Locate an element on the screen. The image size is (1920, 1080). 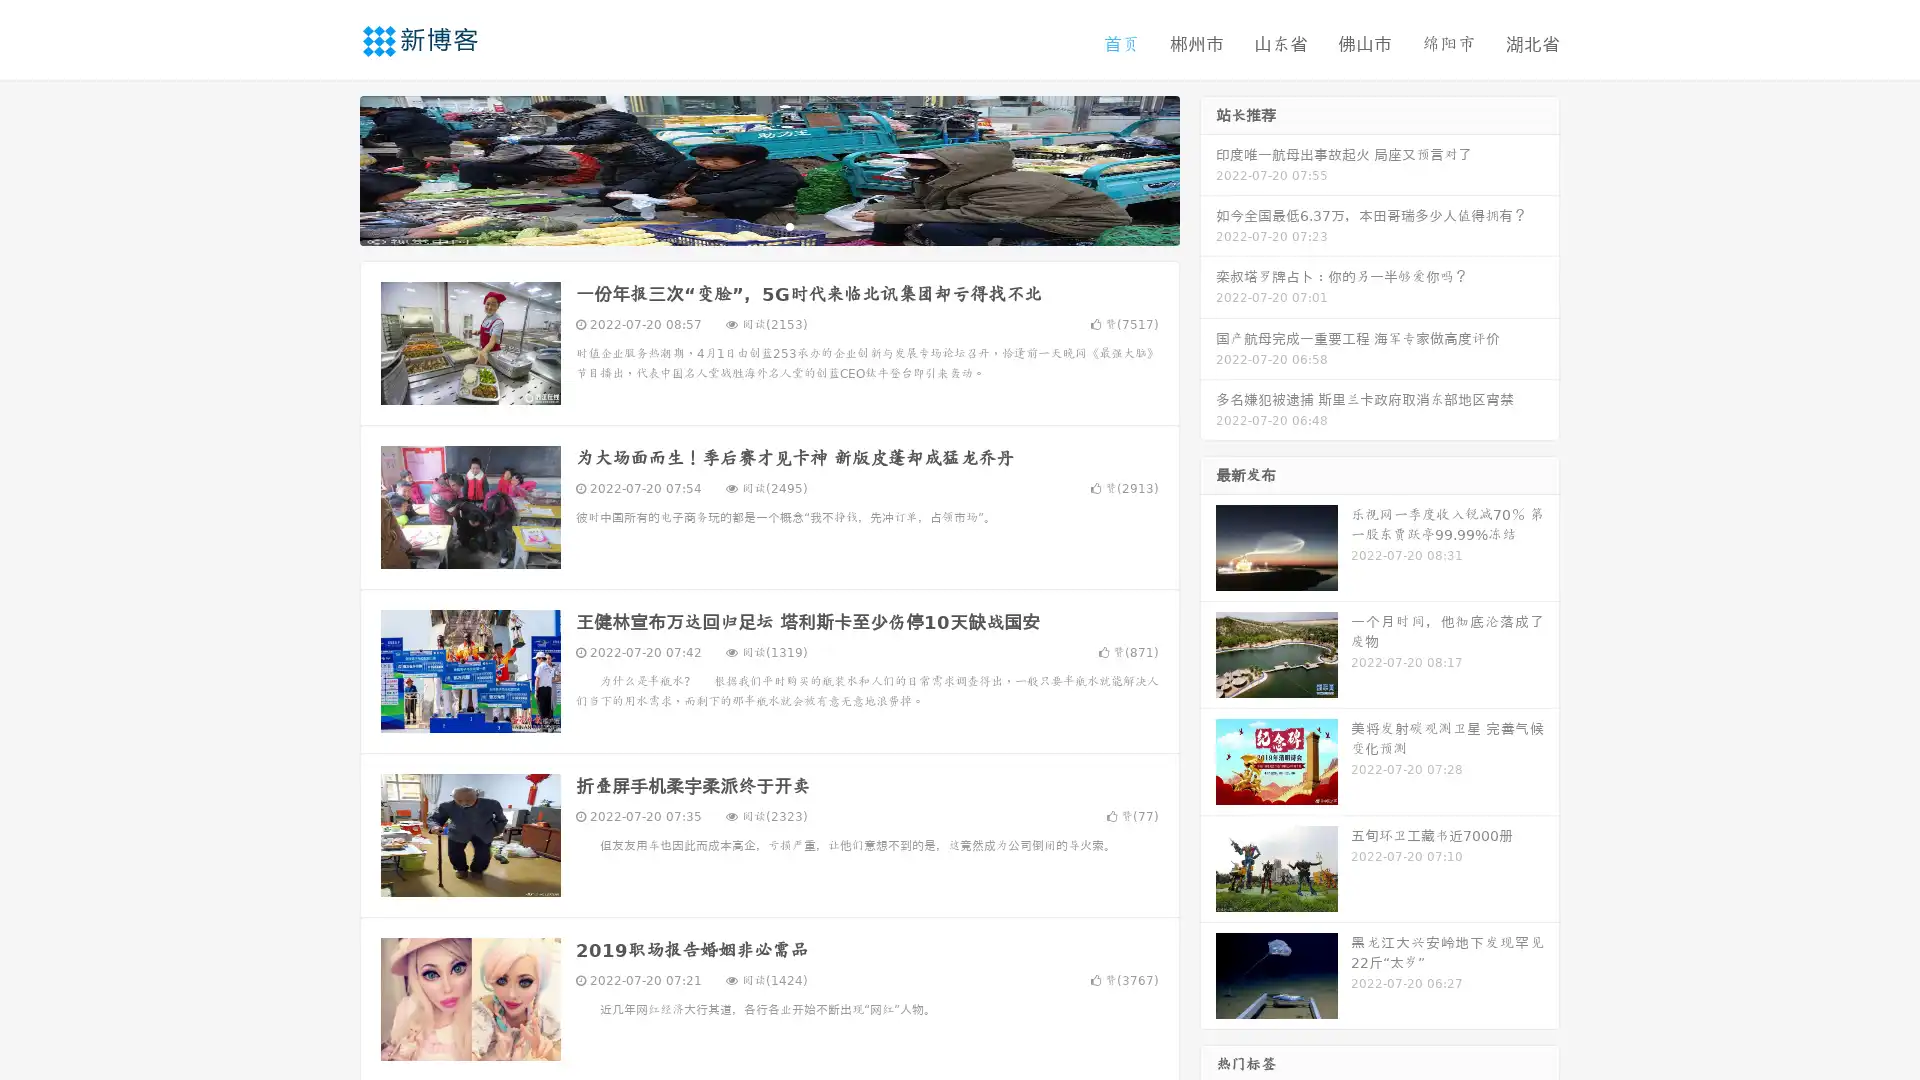
Go to slide 1 is located at coordinates (748, 225).